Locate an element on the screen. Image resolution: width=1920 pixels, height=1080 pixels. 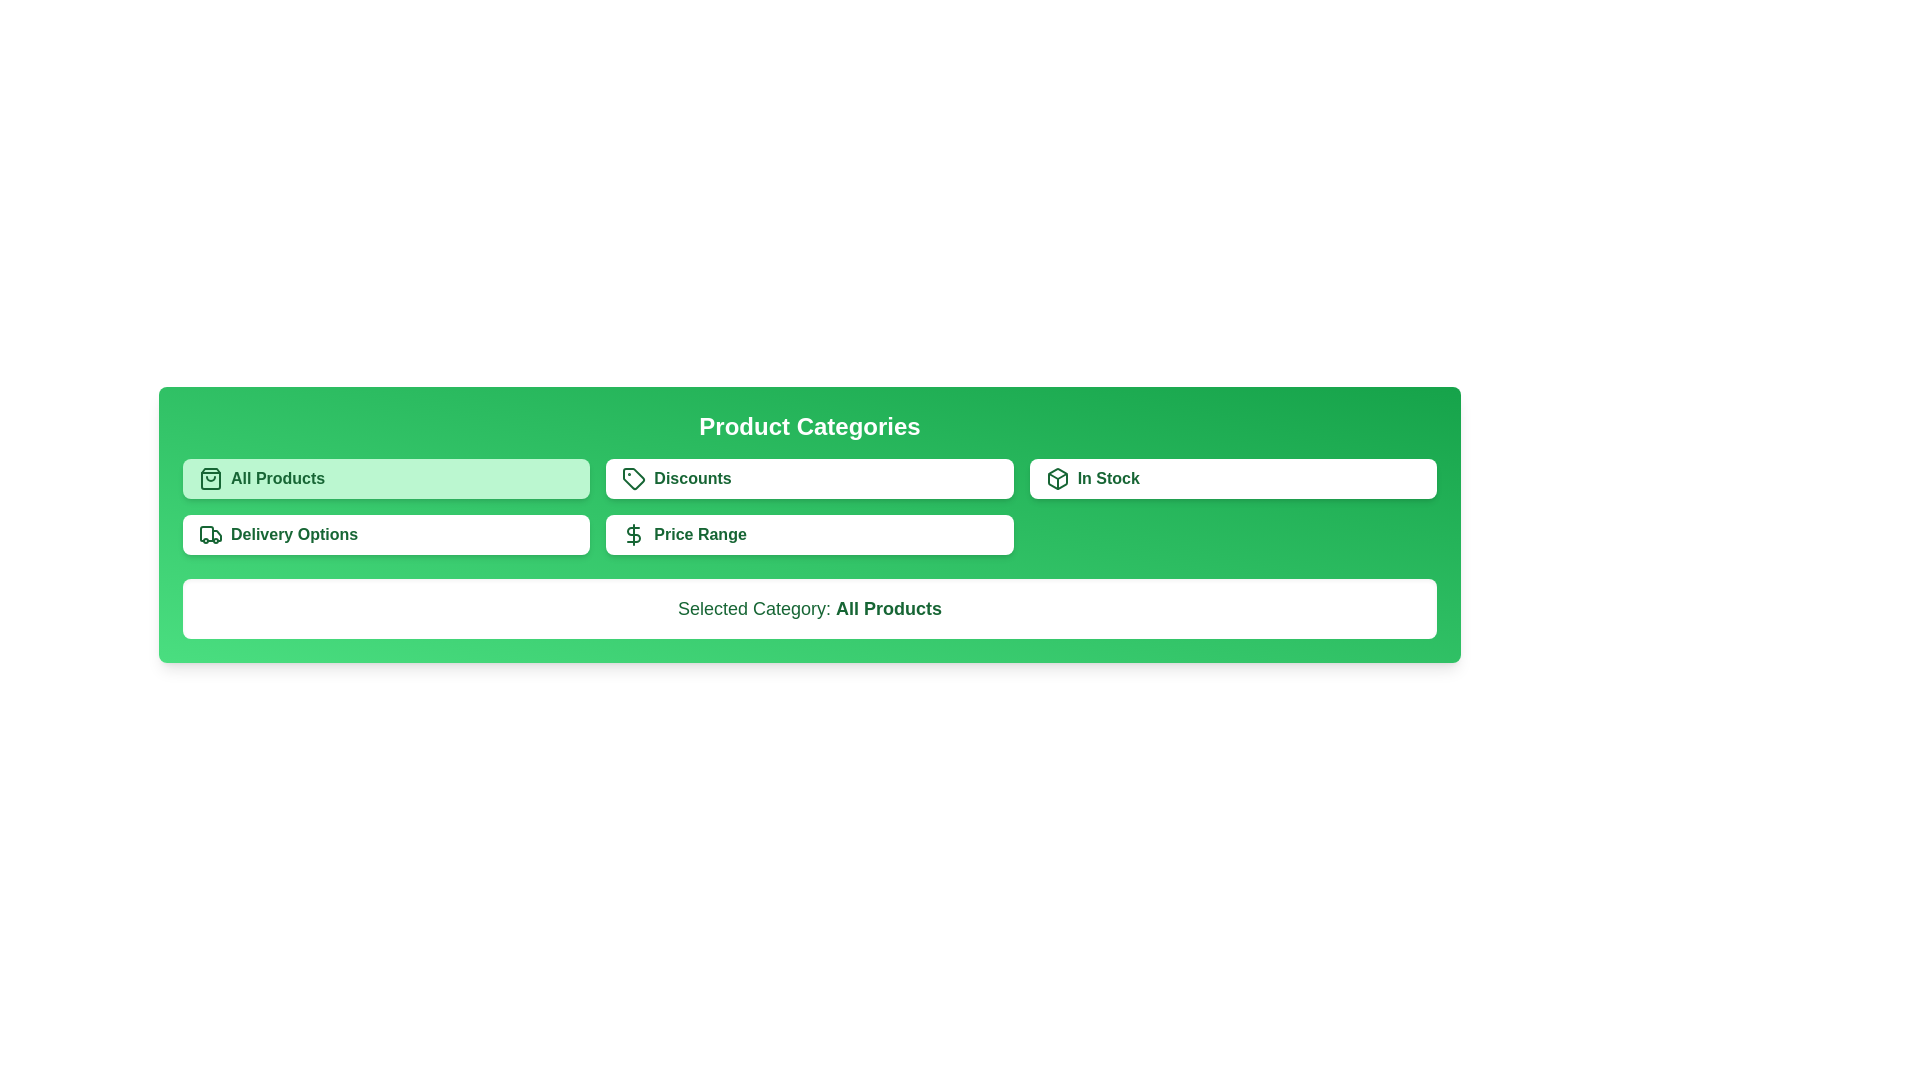
the 'All Products' button is located at coordinates (386, 478).